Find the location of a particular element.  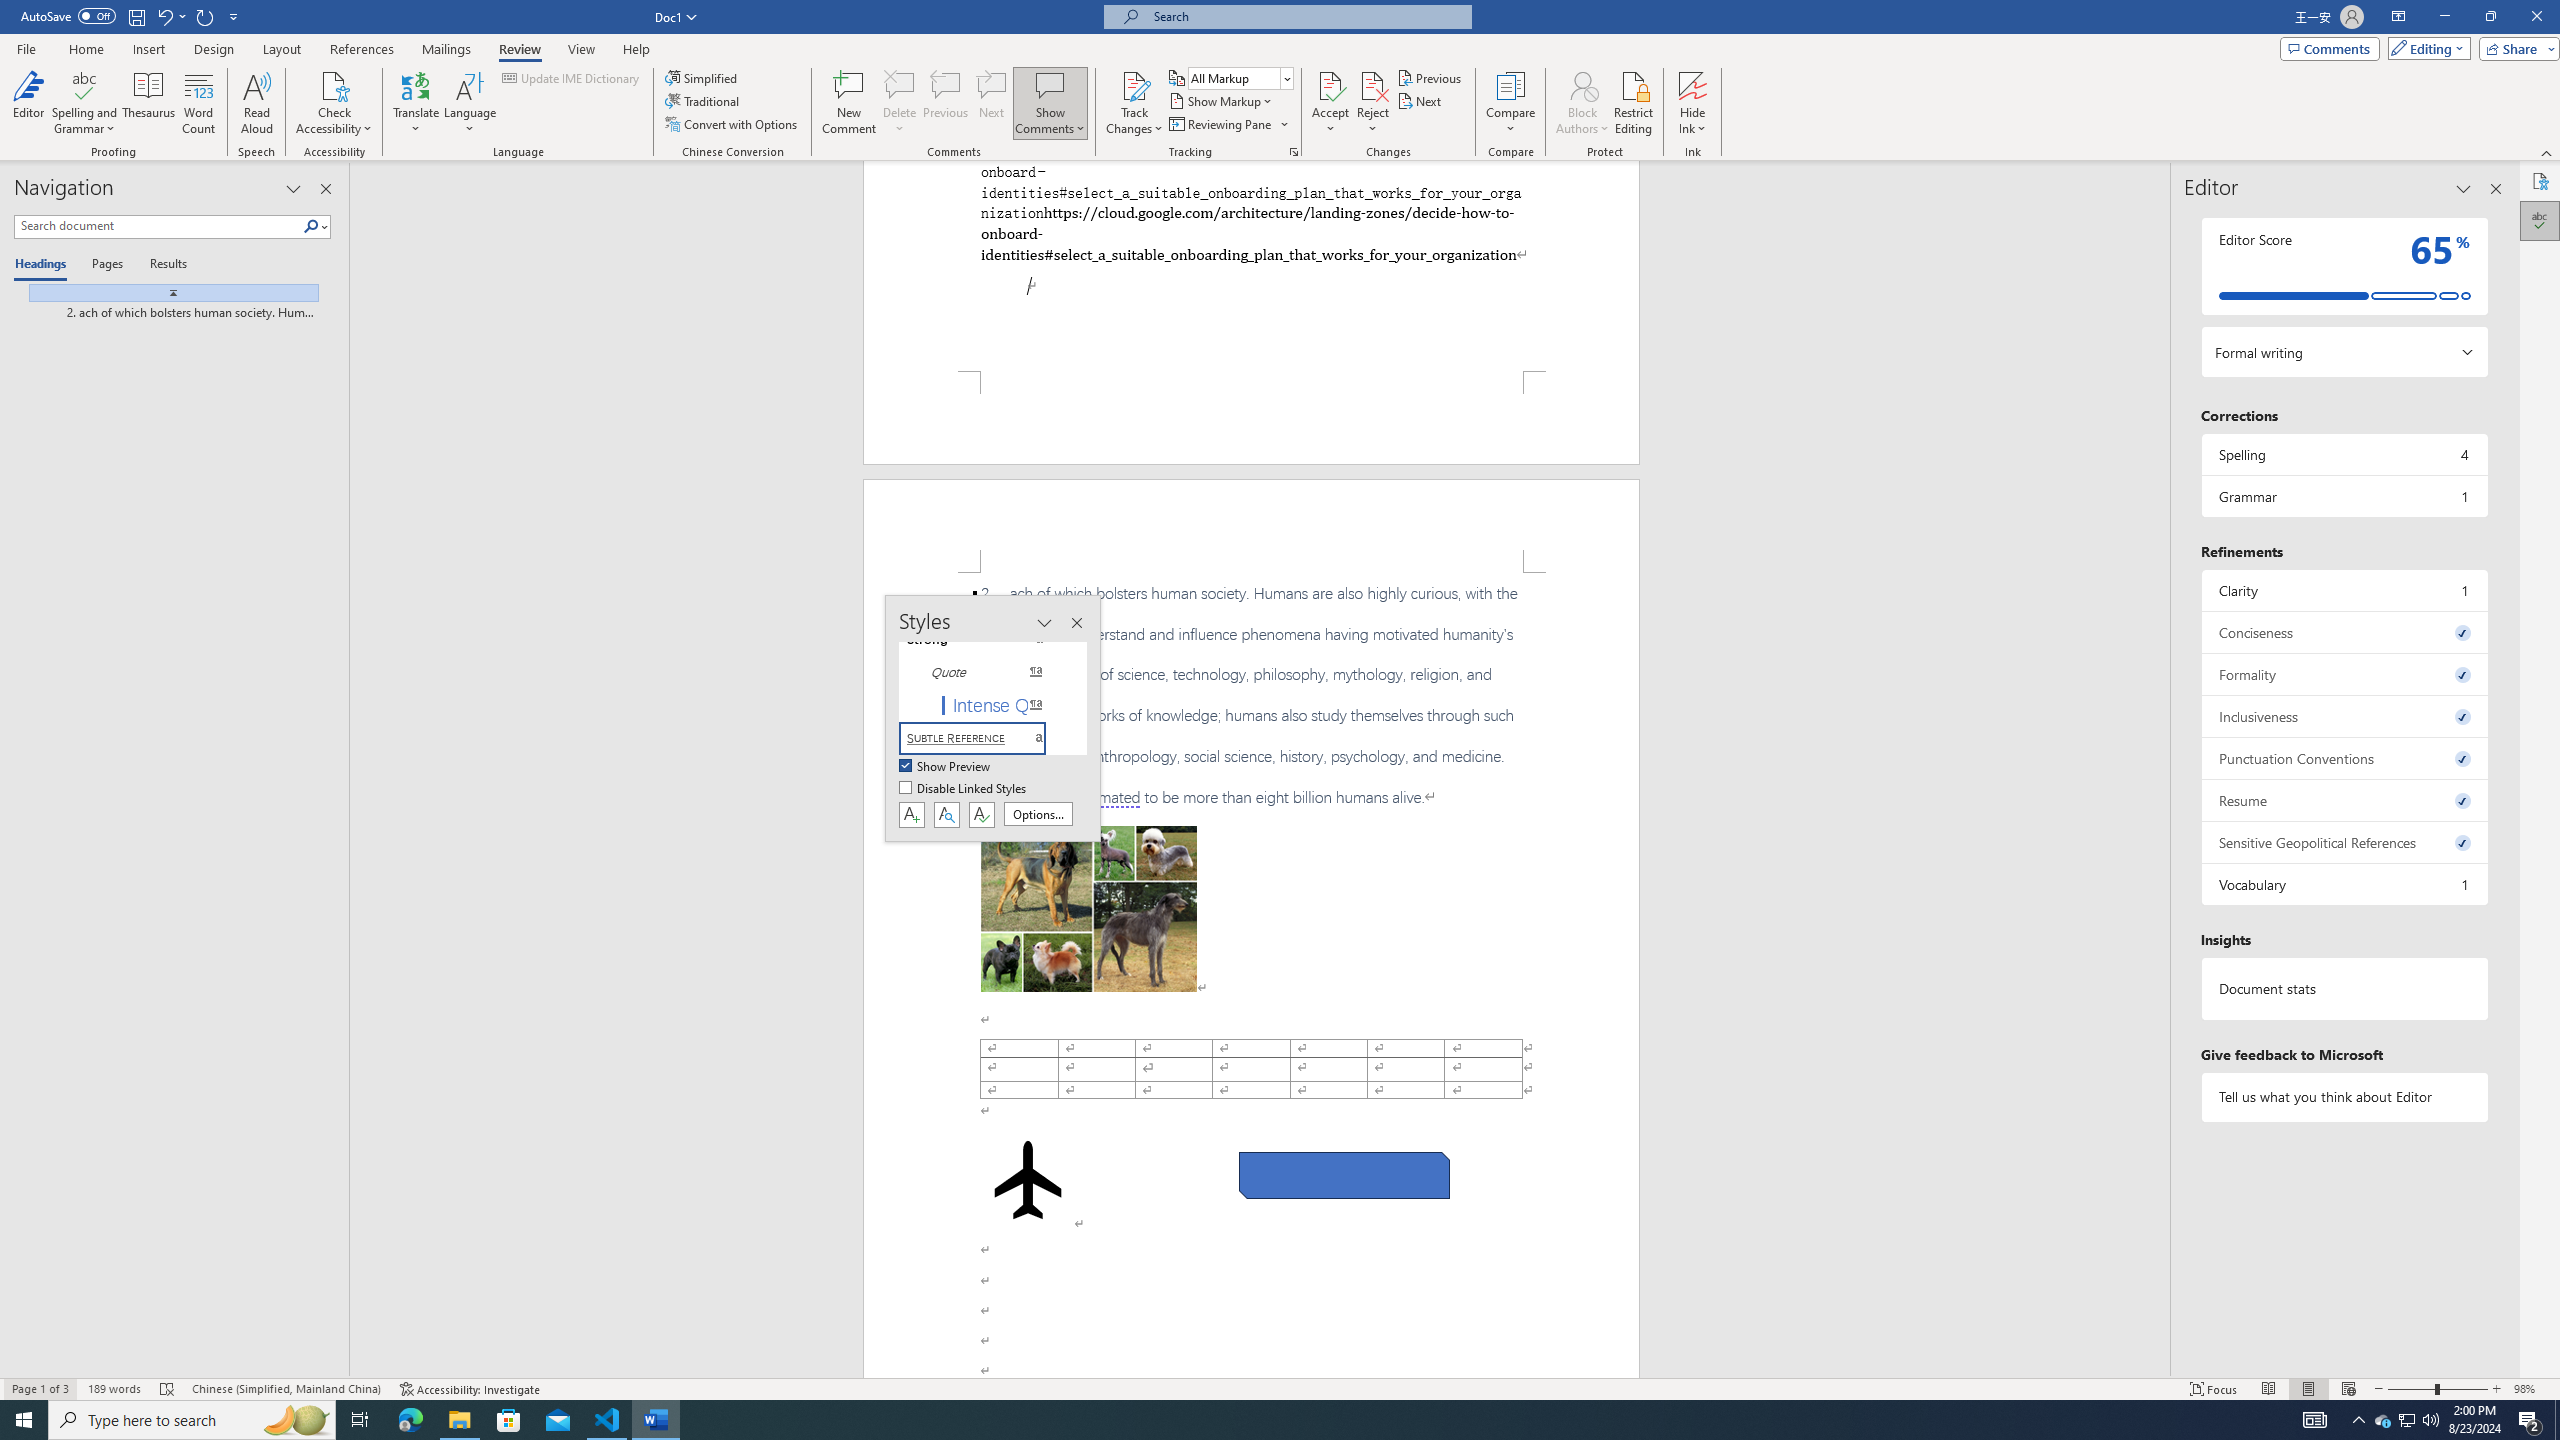

'Reviewing Pane' is located at coordinates (1220, 122).